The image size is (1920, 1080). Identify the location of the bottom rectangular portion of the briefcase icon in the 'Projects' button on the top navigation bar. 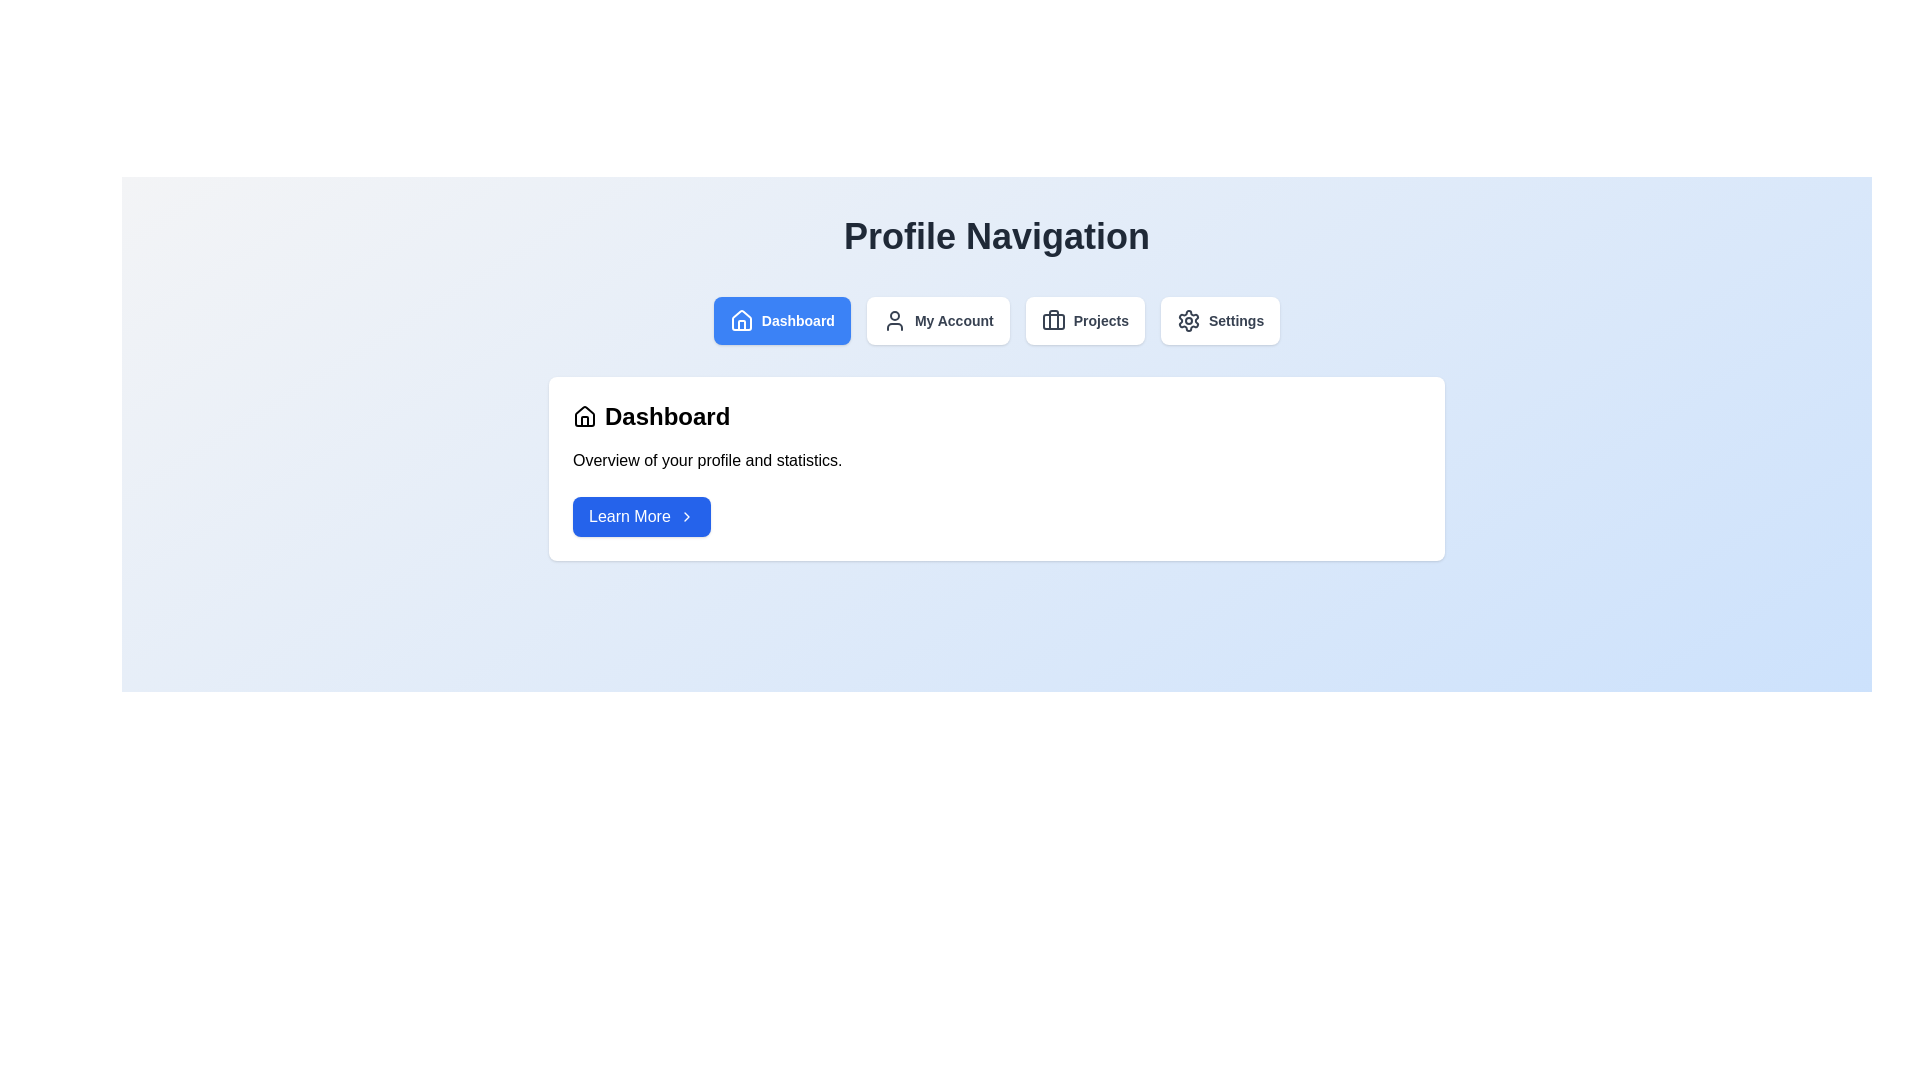
(1052, 320).